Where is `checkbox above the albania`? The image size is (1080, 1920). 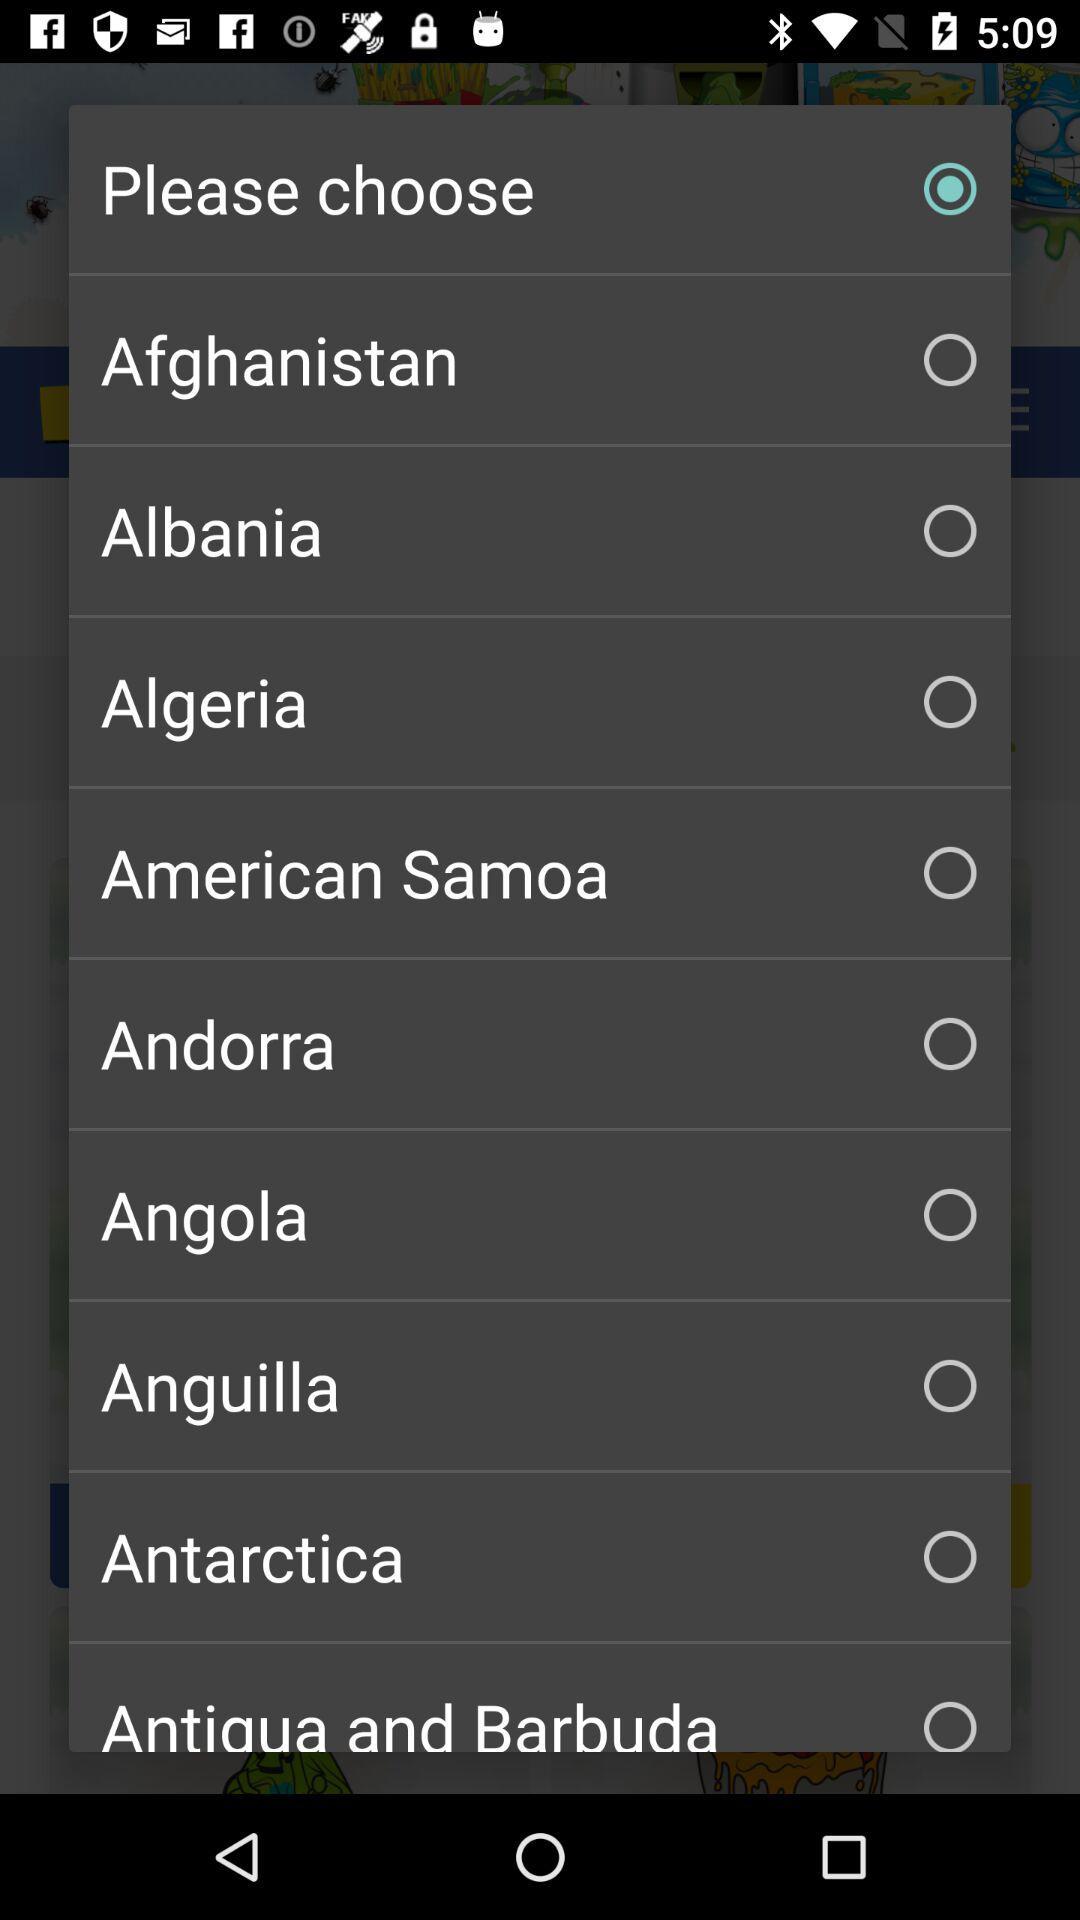
checkbox above the albania is located at coordinates (540, 360).